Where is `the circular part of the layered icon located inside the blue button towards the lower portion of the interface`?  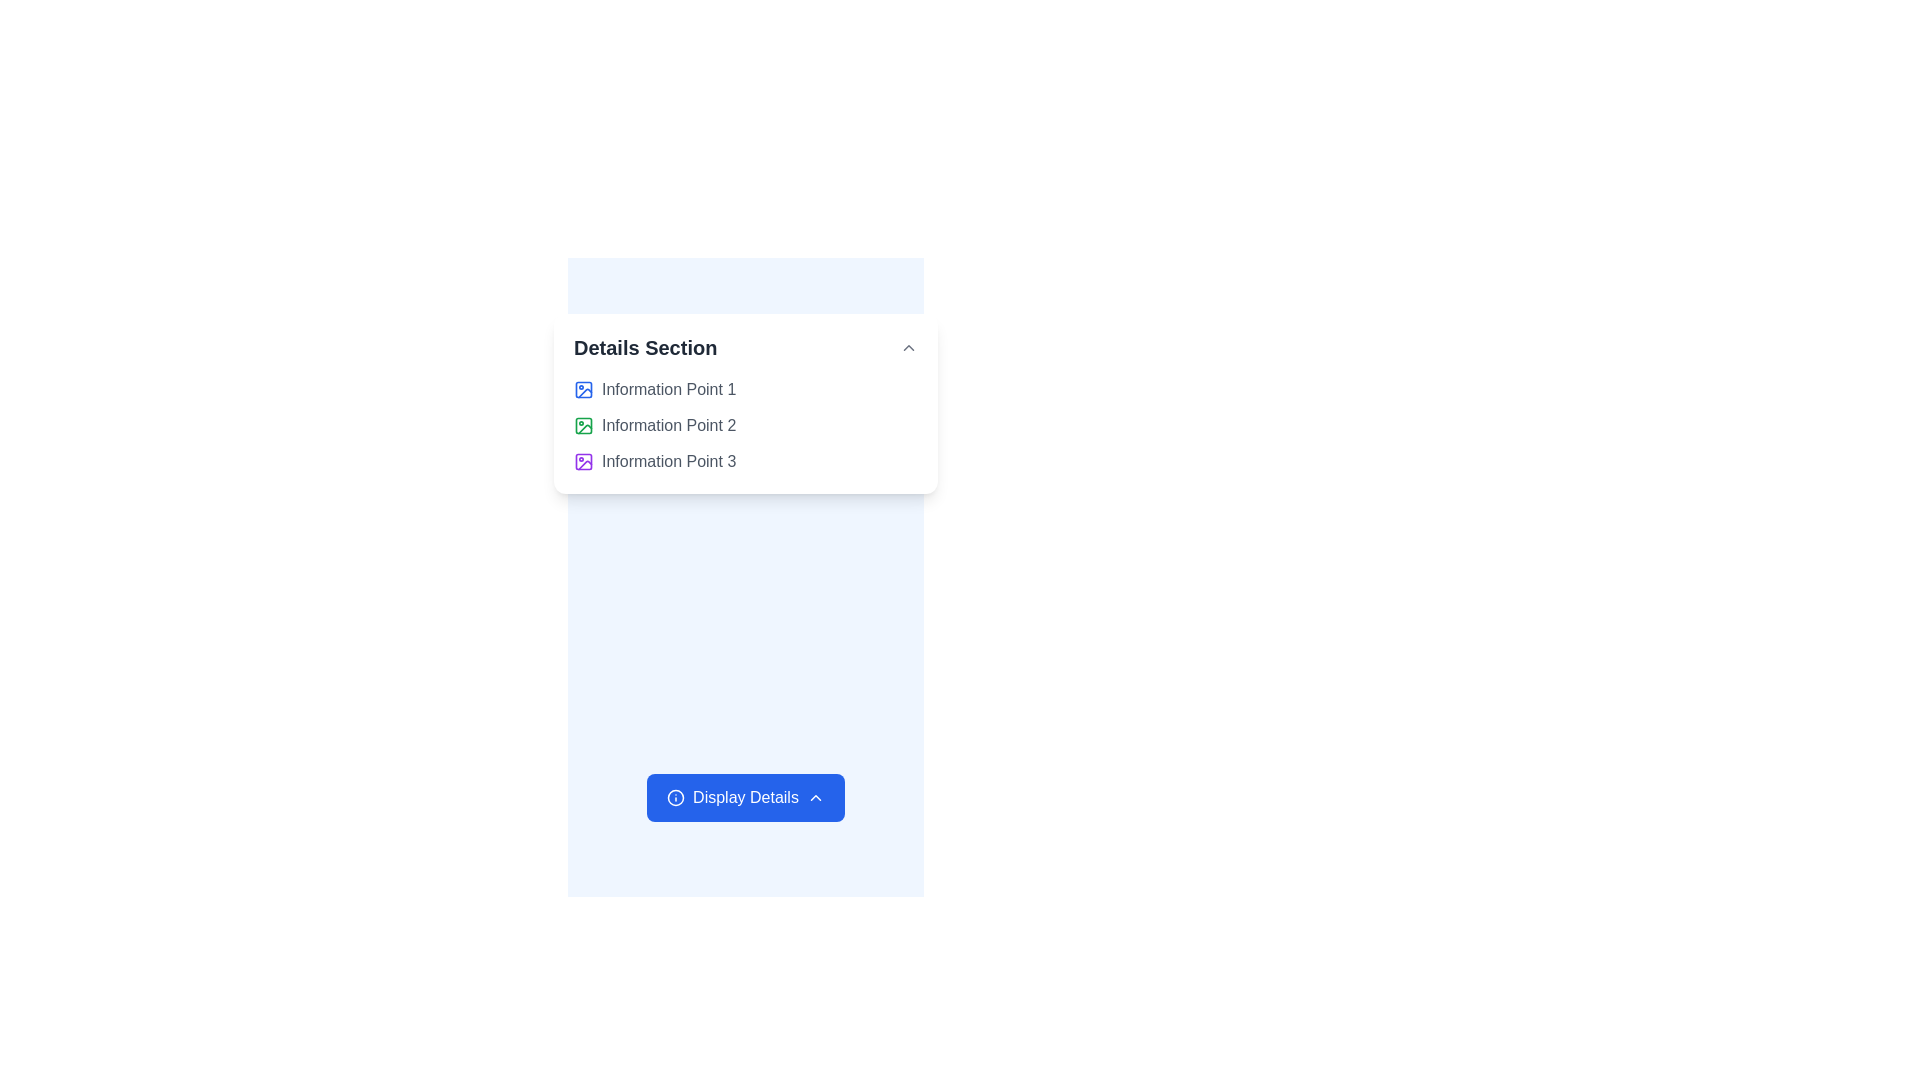
the circular part of the layered icon located inside the blue button towards the lower portion of the interface is located at coordinates (676, 797).